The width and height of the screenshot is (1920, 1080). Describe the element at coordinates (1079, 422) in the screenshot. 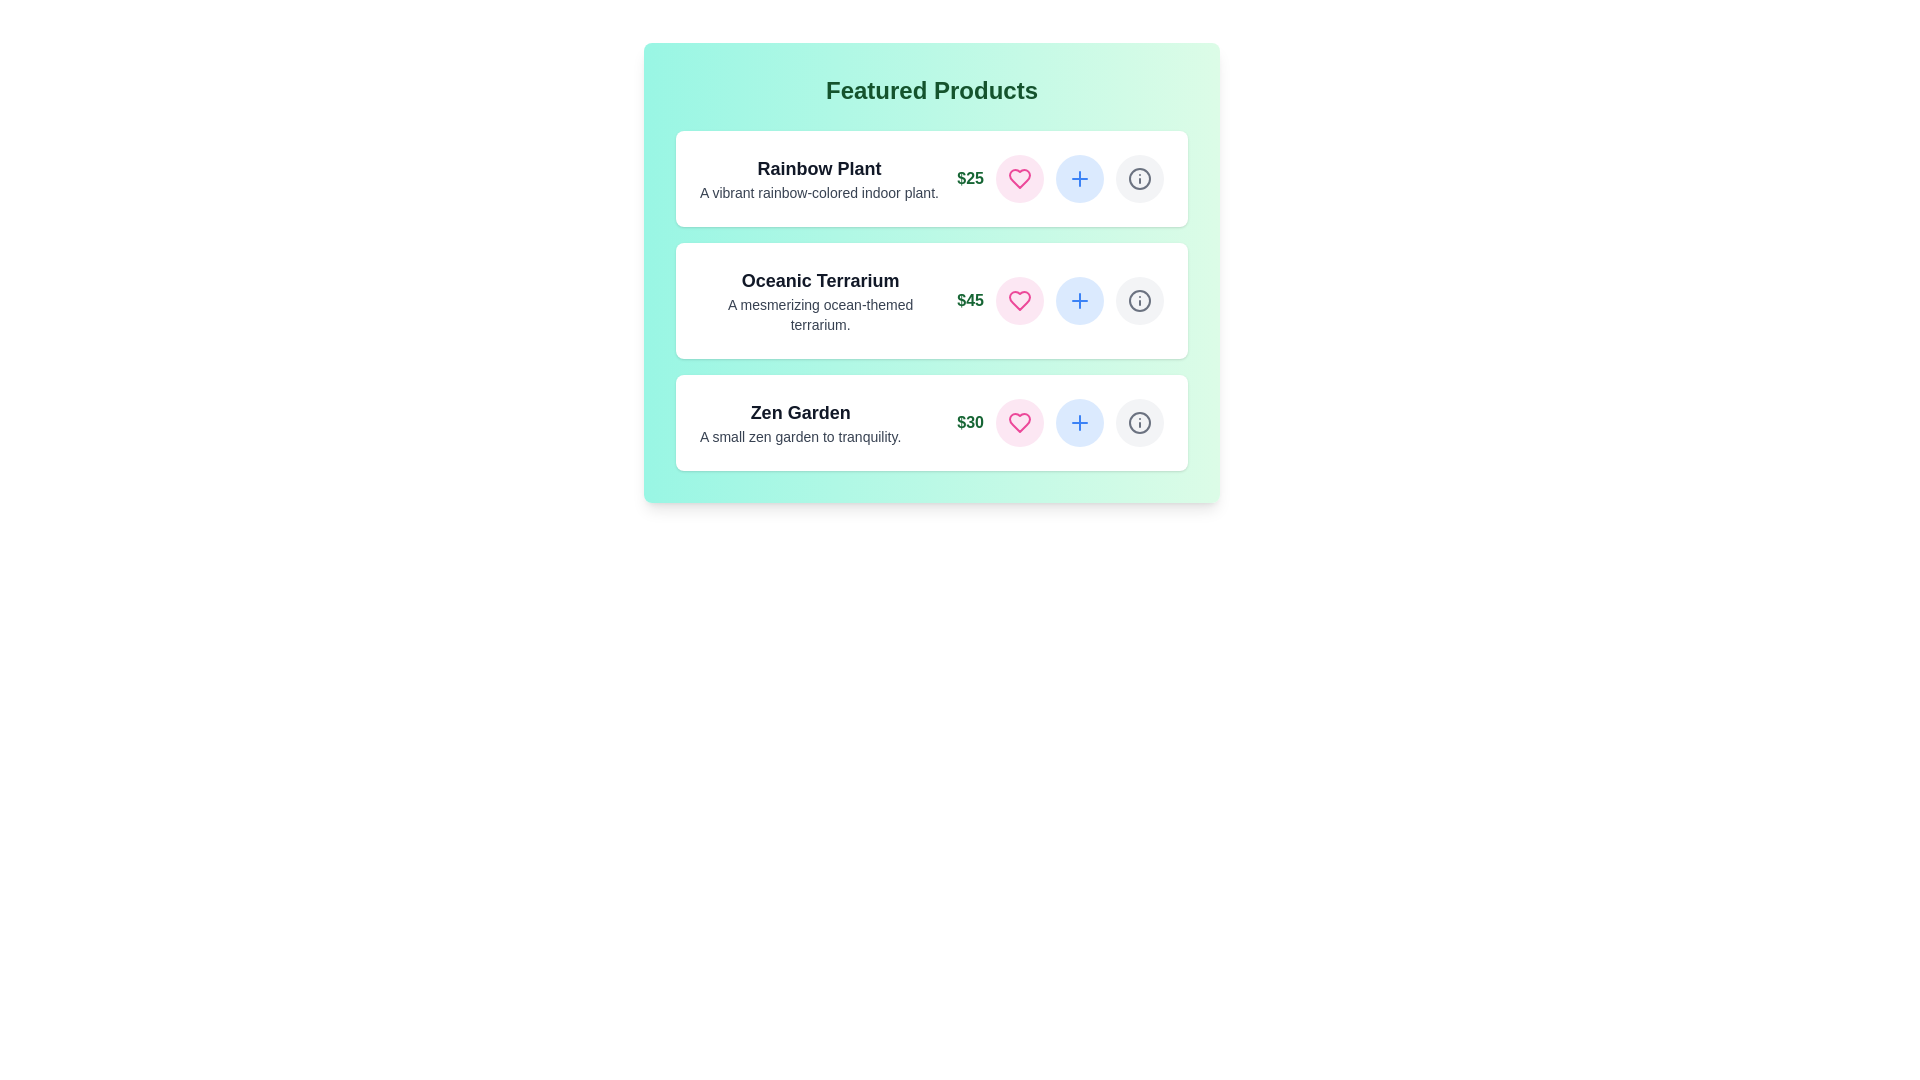

I see `plus button for the product Zen Garden to add it to the cart` at that location.